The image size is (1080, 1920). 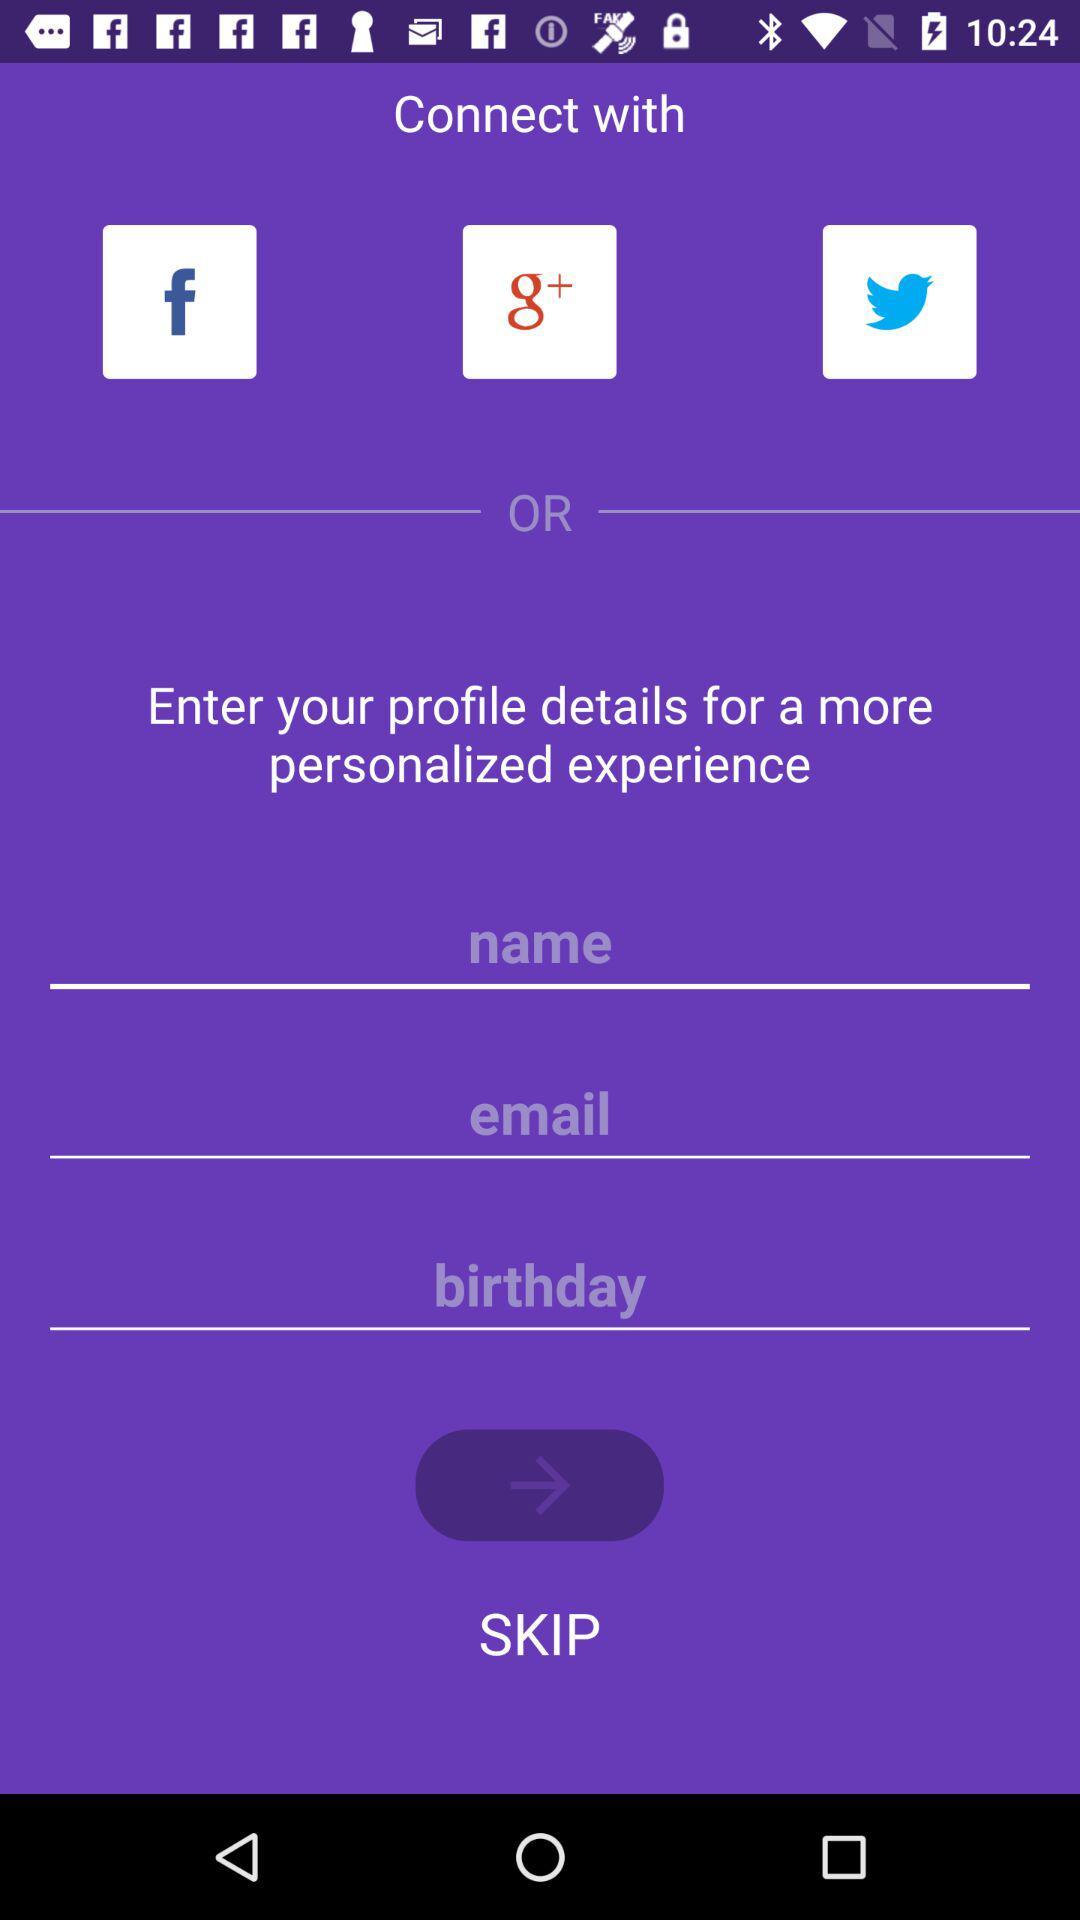 What do you see at coordinates (540, 940) in the screenshot?
I see `text` at bounding box center [540, 940].